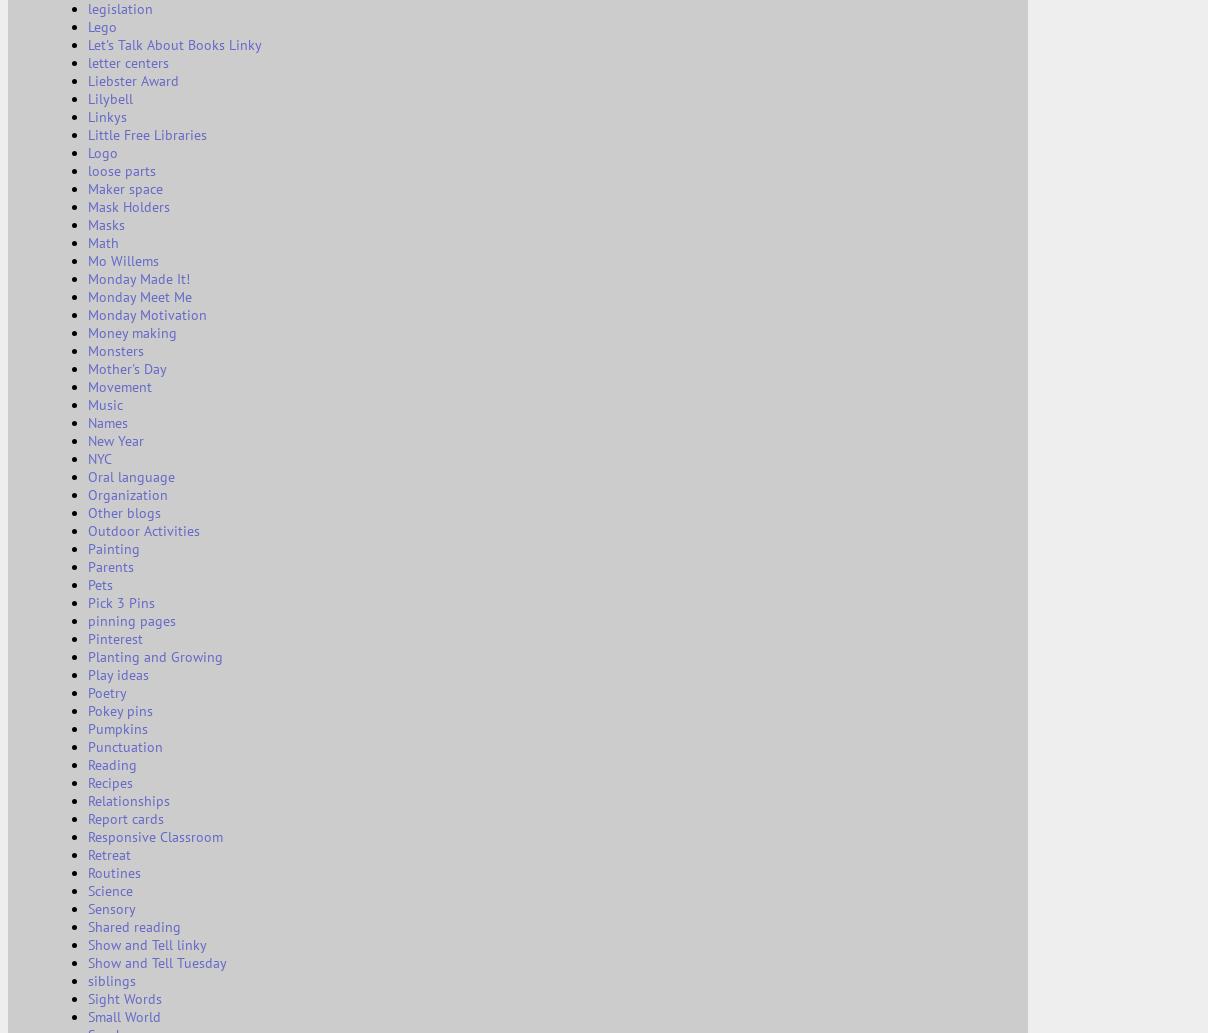 This screenshot has width=1208, height=1033. What do you see at coordinates (124, 746) in the screenshot?
I see `'Punctuation'` at bounding box center [124, 746].